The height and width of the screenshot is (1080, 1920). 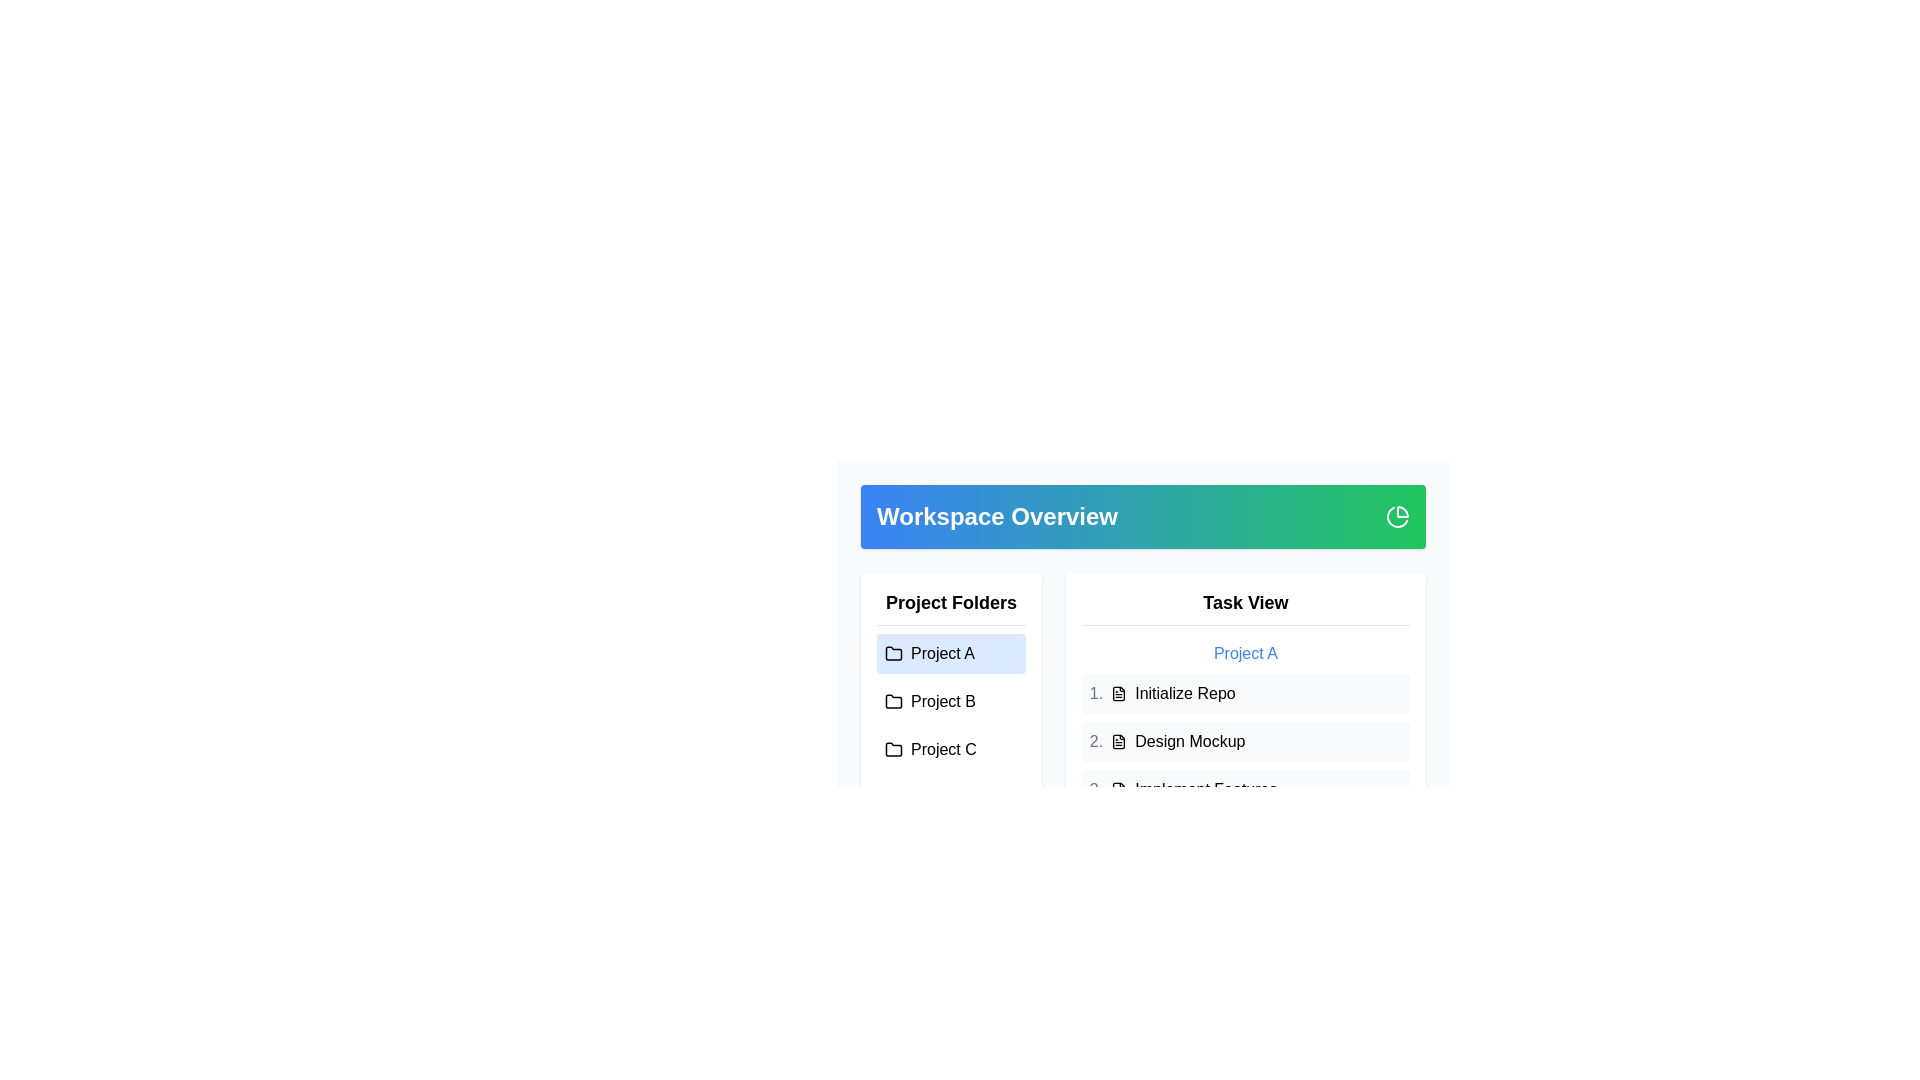 I want to click on the list item labeled '2. Design Mockup' to focus or select the task within the 'Task View' panel under 'Project A', so click(x=1244, y=725).